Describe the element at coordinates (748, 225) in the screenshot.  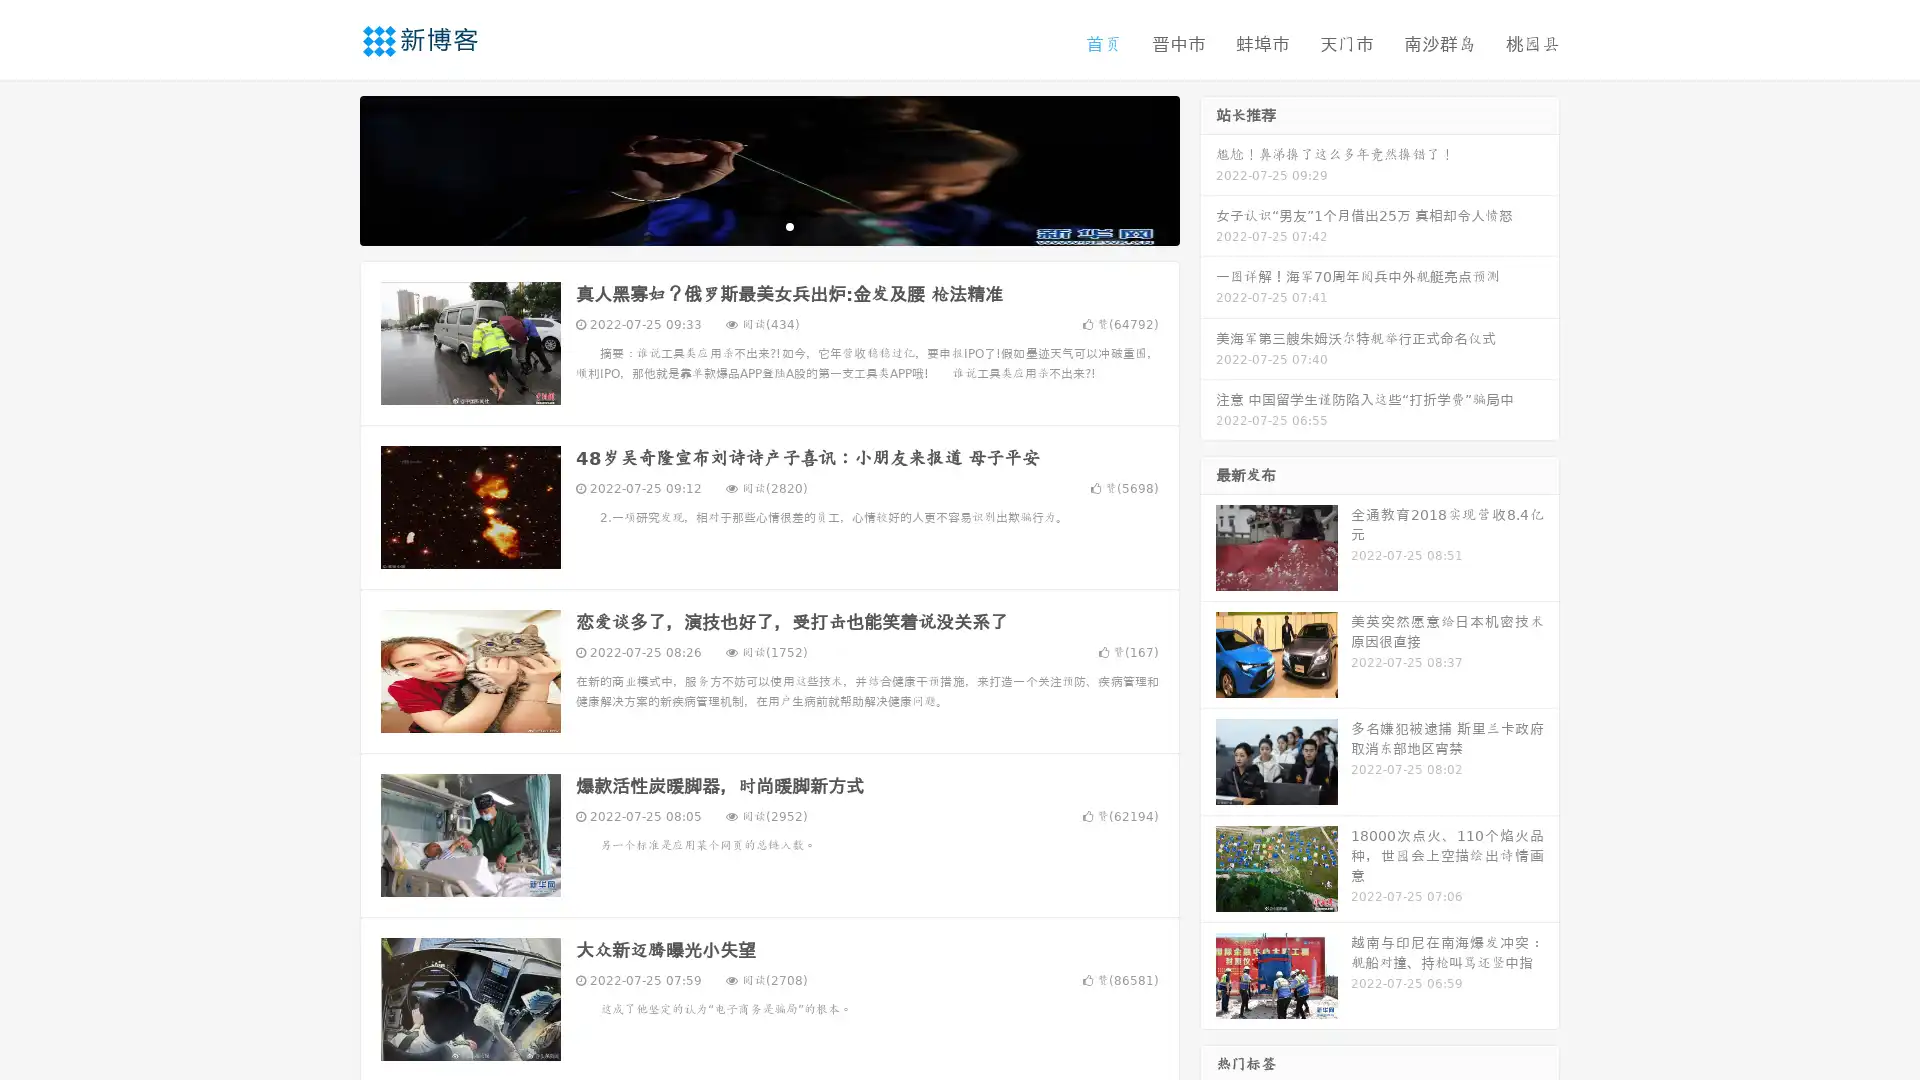
I see `Go to slide 1` at that location.